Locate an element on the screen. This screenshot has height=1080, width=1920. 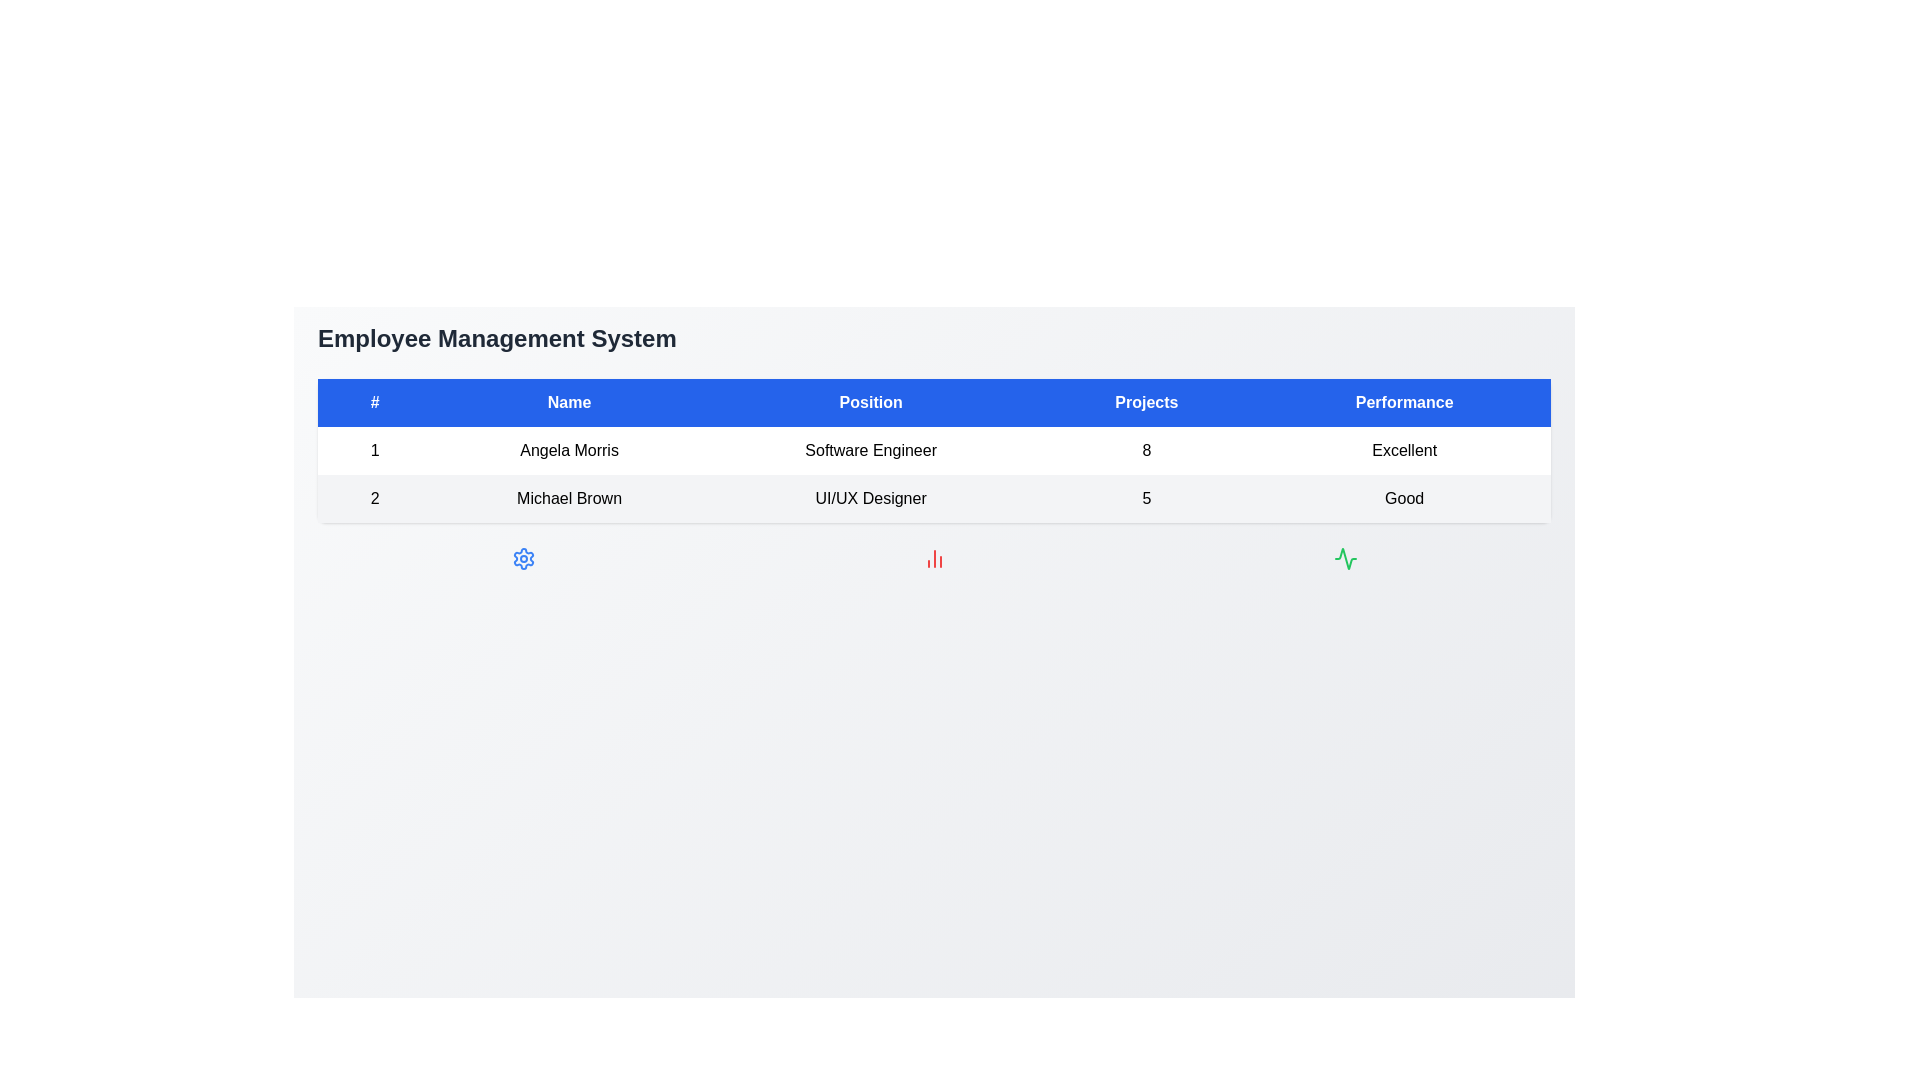
the static text displaying the number '5' in the table cell under the 'Projects' column for 'Michael Brown', a UI/UX Designer is located at coordinates (1146, 497).